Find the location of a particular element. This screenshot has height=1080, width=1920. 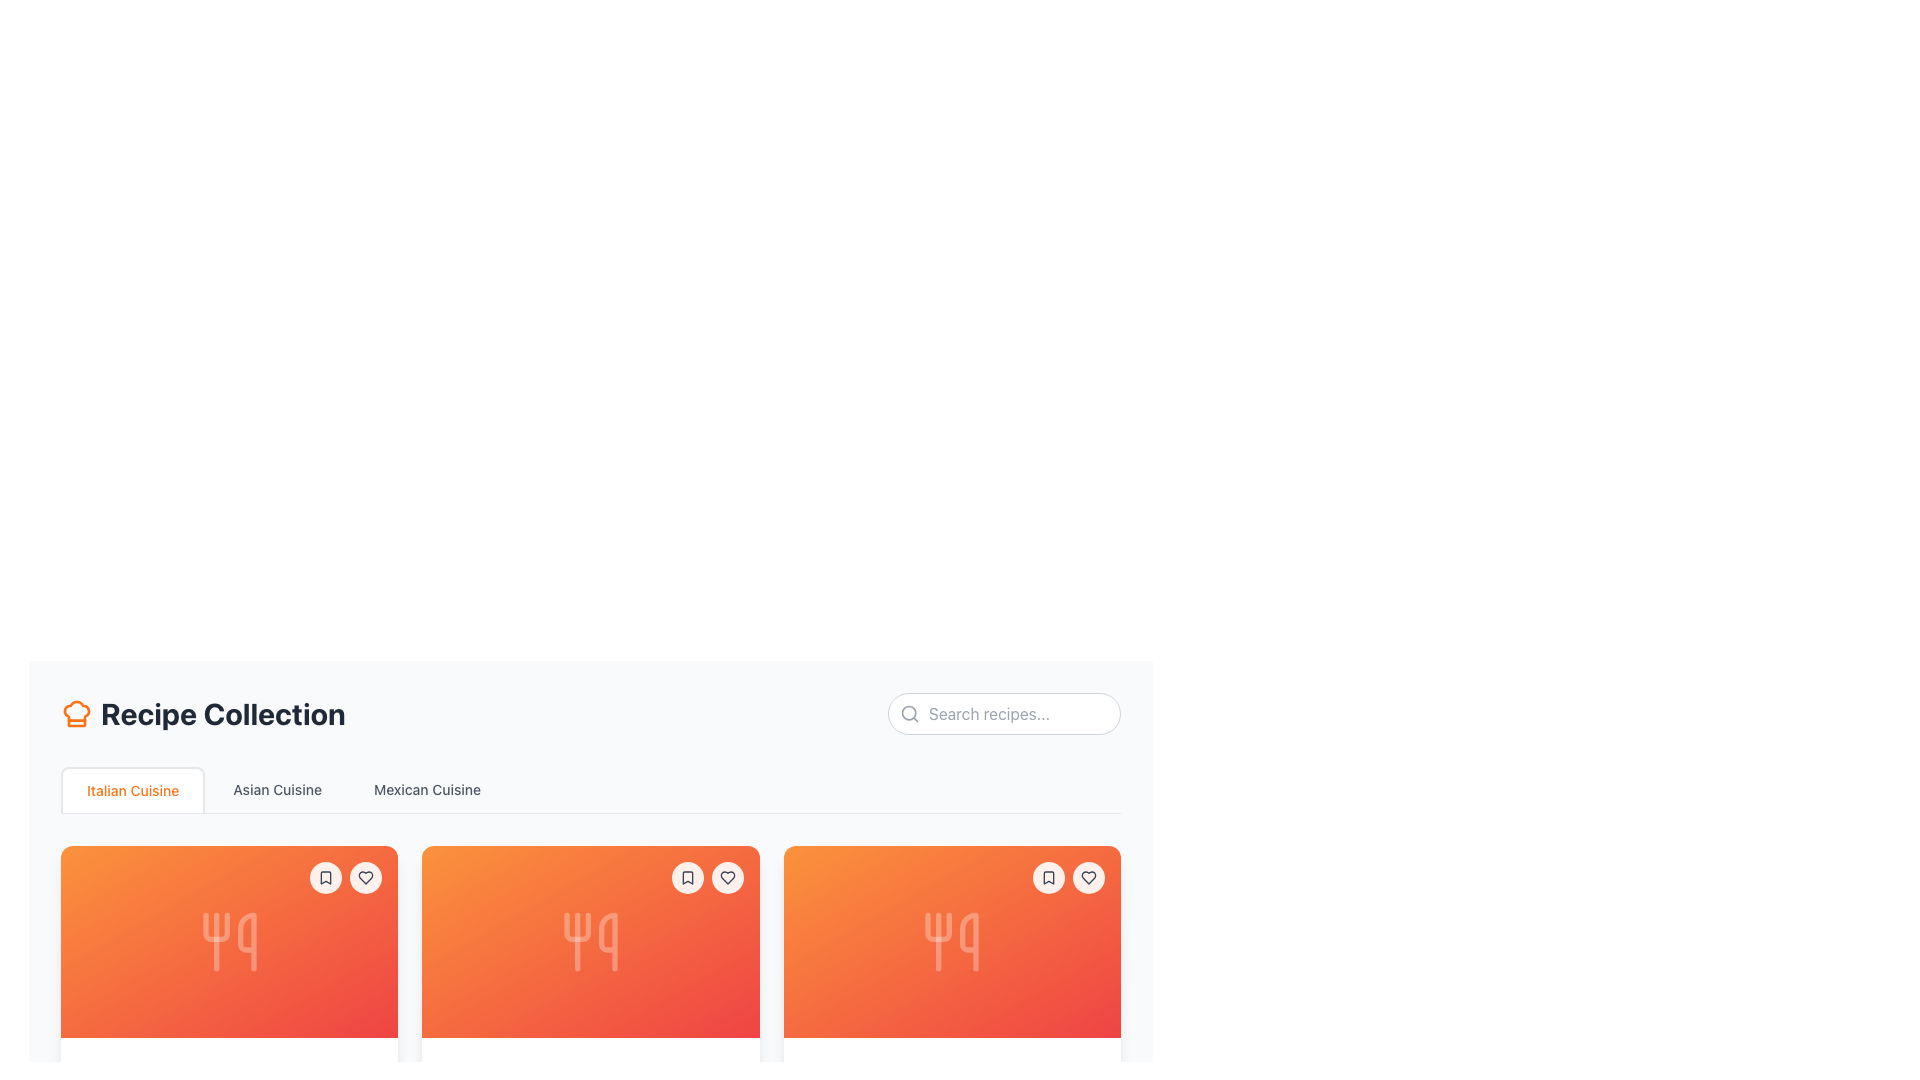

the heart button in the interactive button group located in the top-right corner of the card to like the item is located at coordinates (1068, 877).